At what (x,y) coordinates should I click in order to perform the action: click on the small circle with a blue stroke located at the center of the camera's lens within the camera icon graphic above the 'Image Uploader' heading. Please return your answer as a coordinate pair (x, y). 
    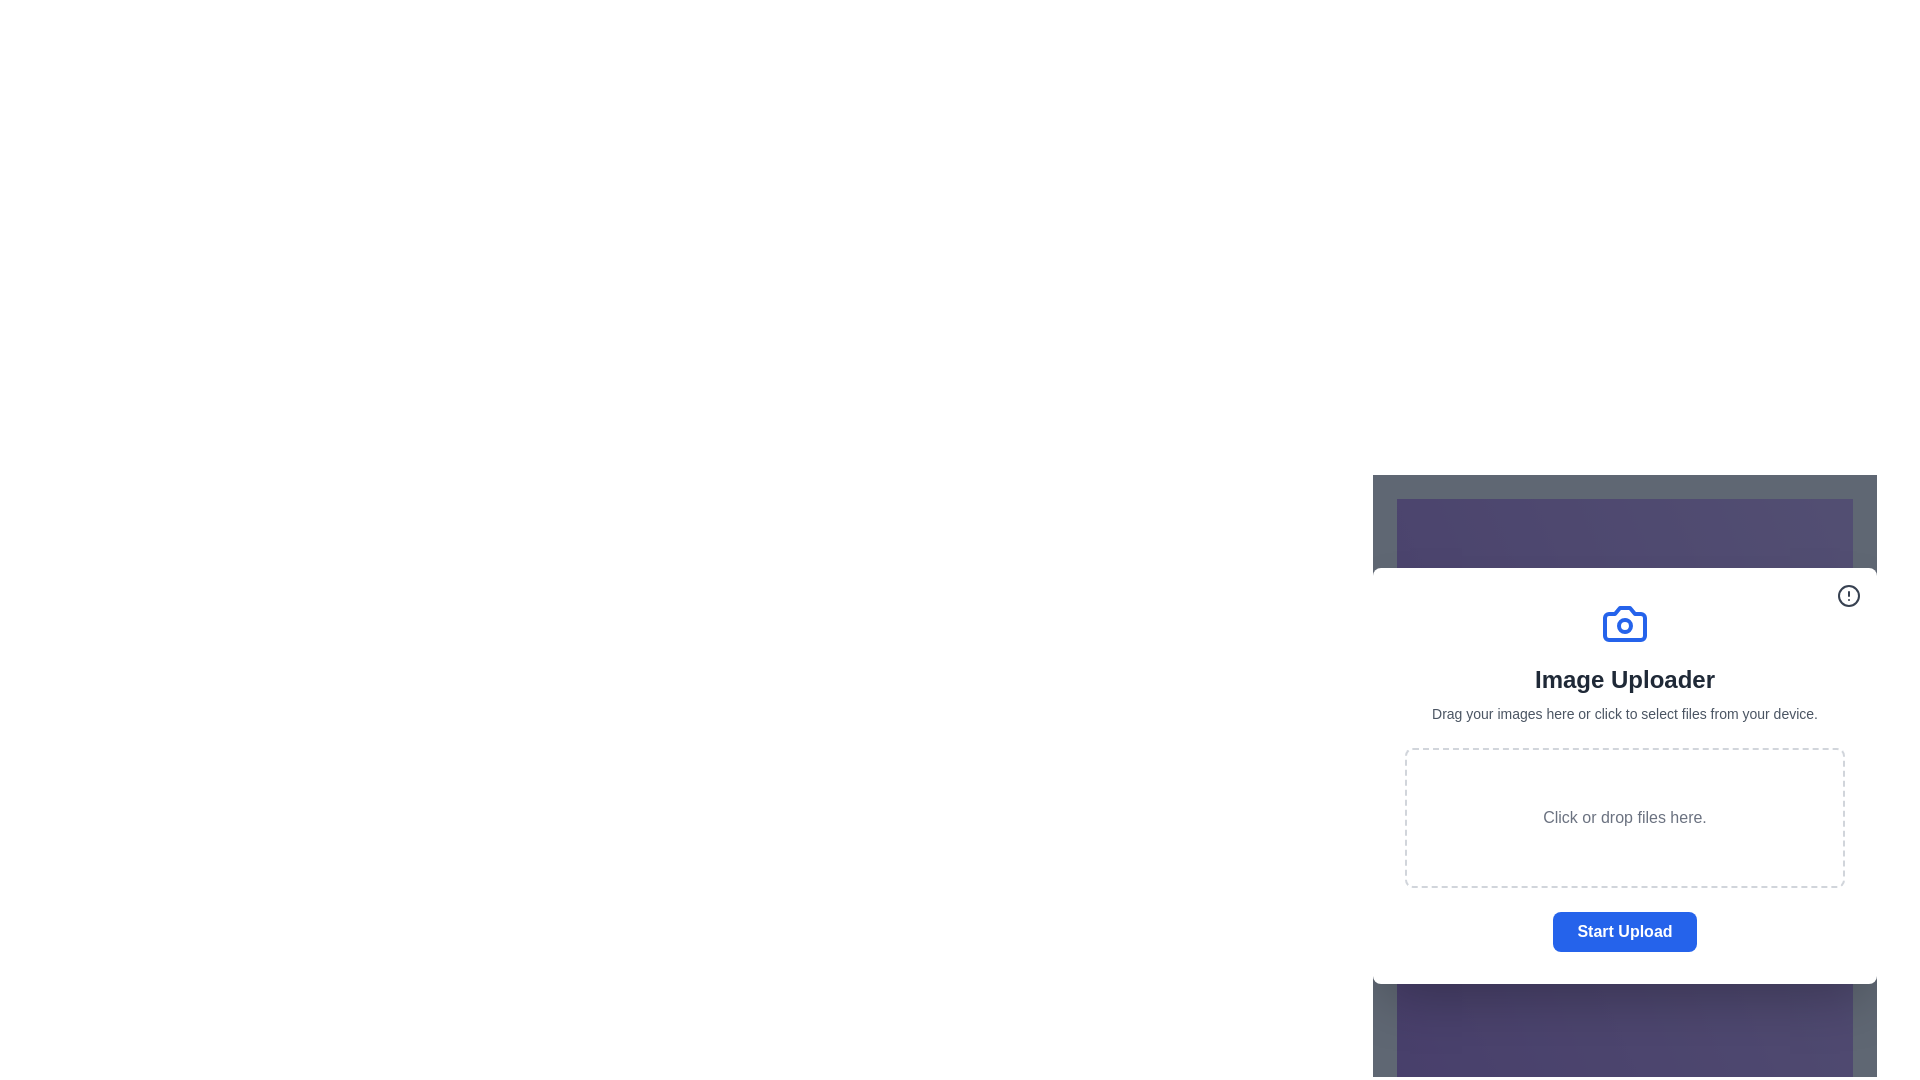
    Looking at the image, I should click on (1625, 624).